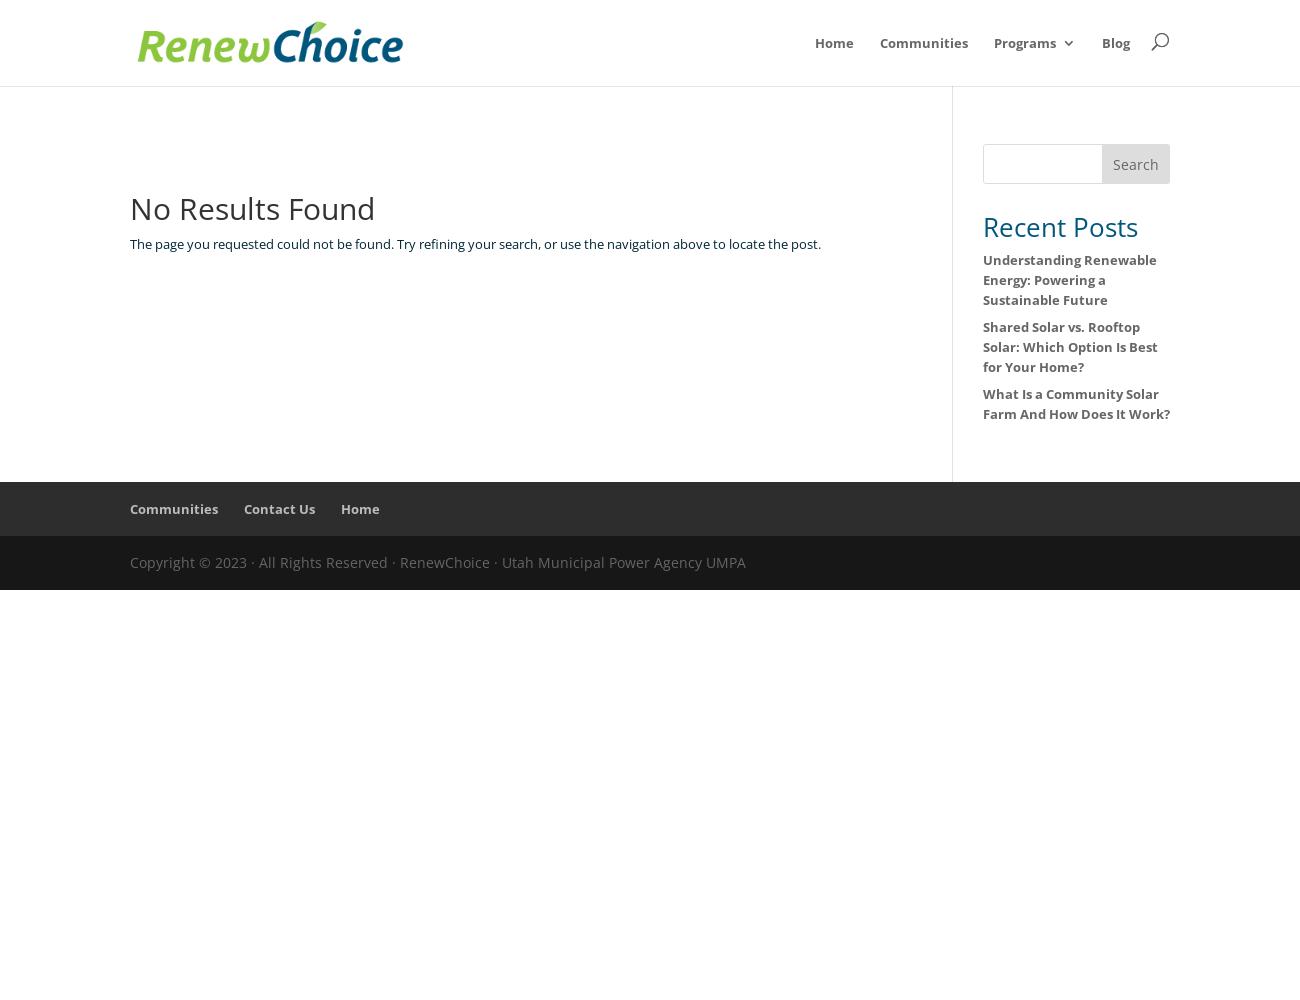  I want to click on 'What Is a Community Solar Farm And How Does It Work?', so click(981, 404).